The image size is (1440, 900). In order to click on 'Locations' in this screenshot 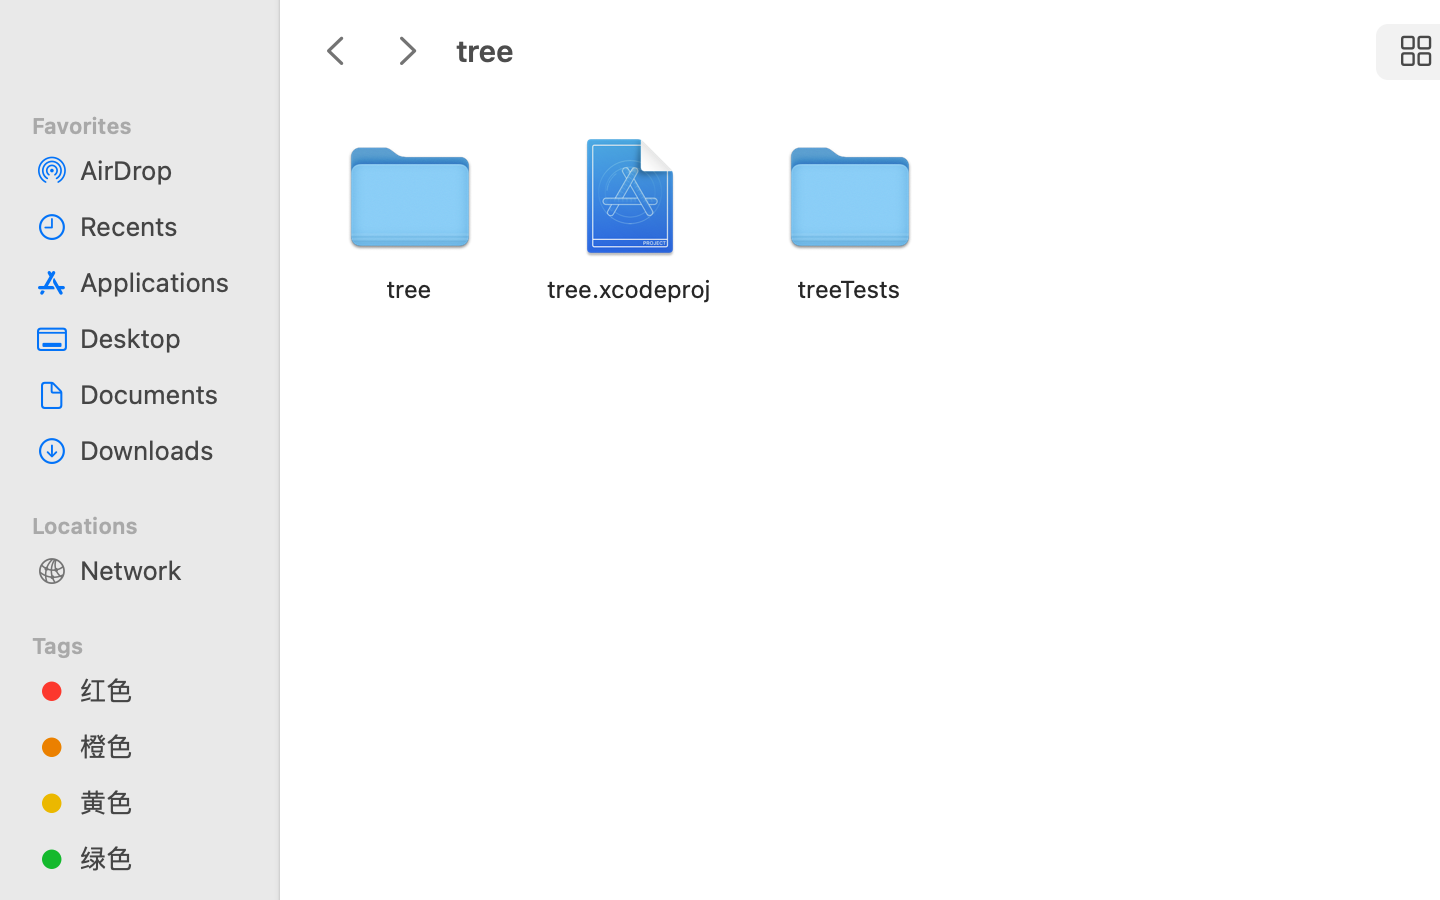, I will do `click(150, 521)`.